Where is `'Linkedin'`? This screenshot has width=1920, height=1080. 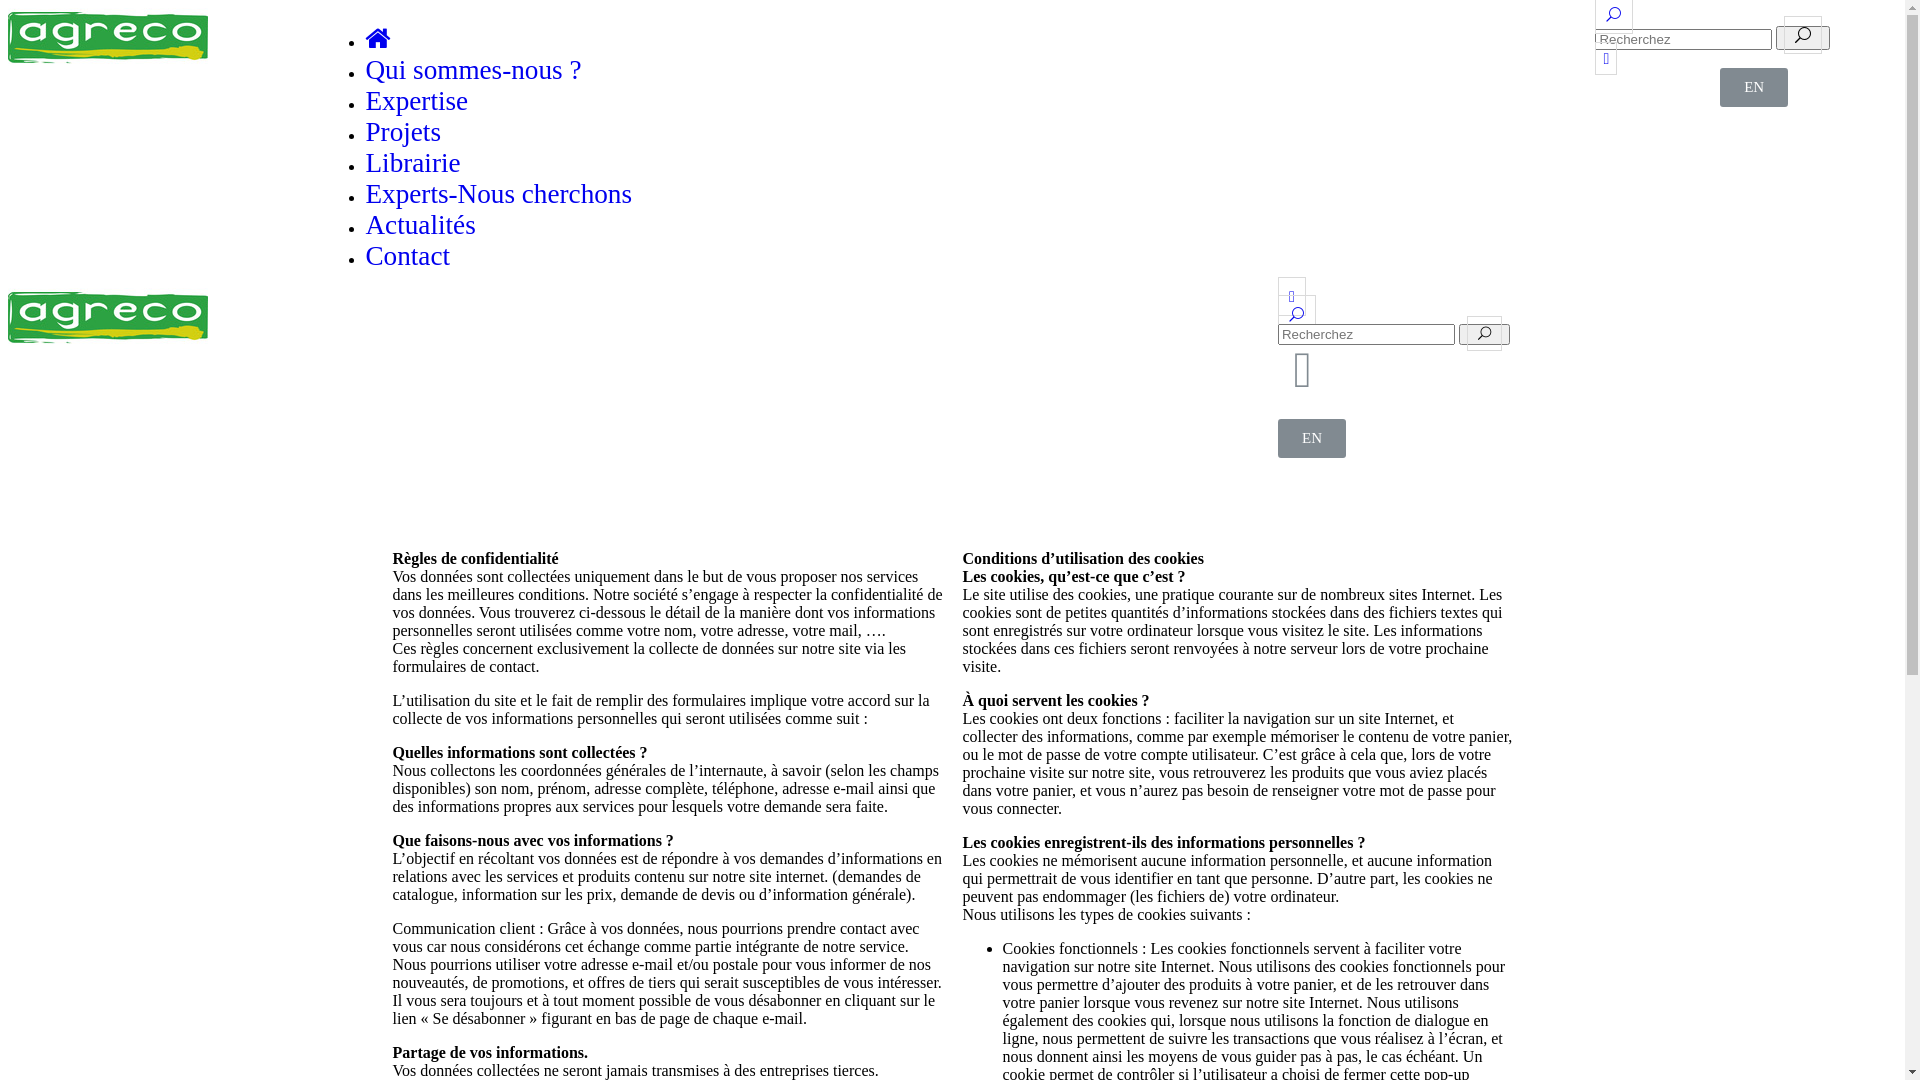
'Linkedin' is located at coordinates (382, 228).